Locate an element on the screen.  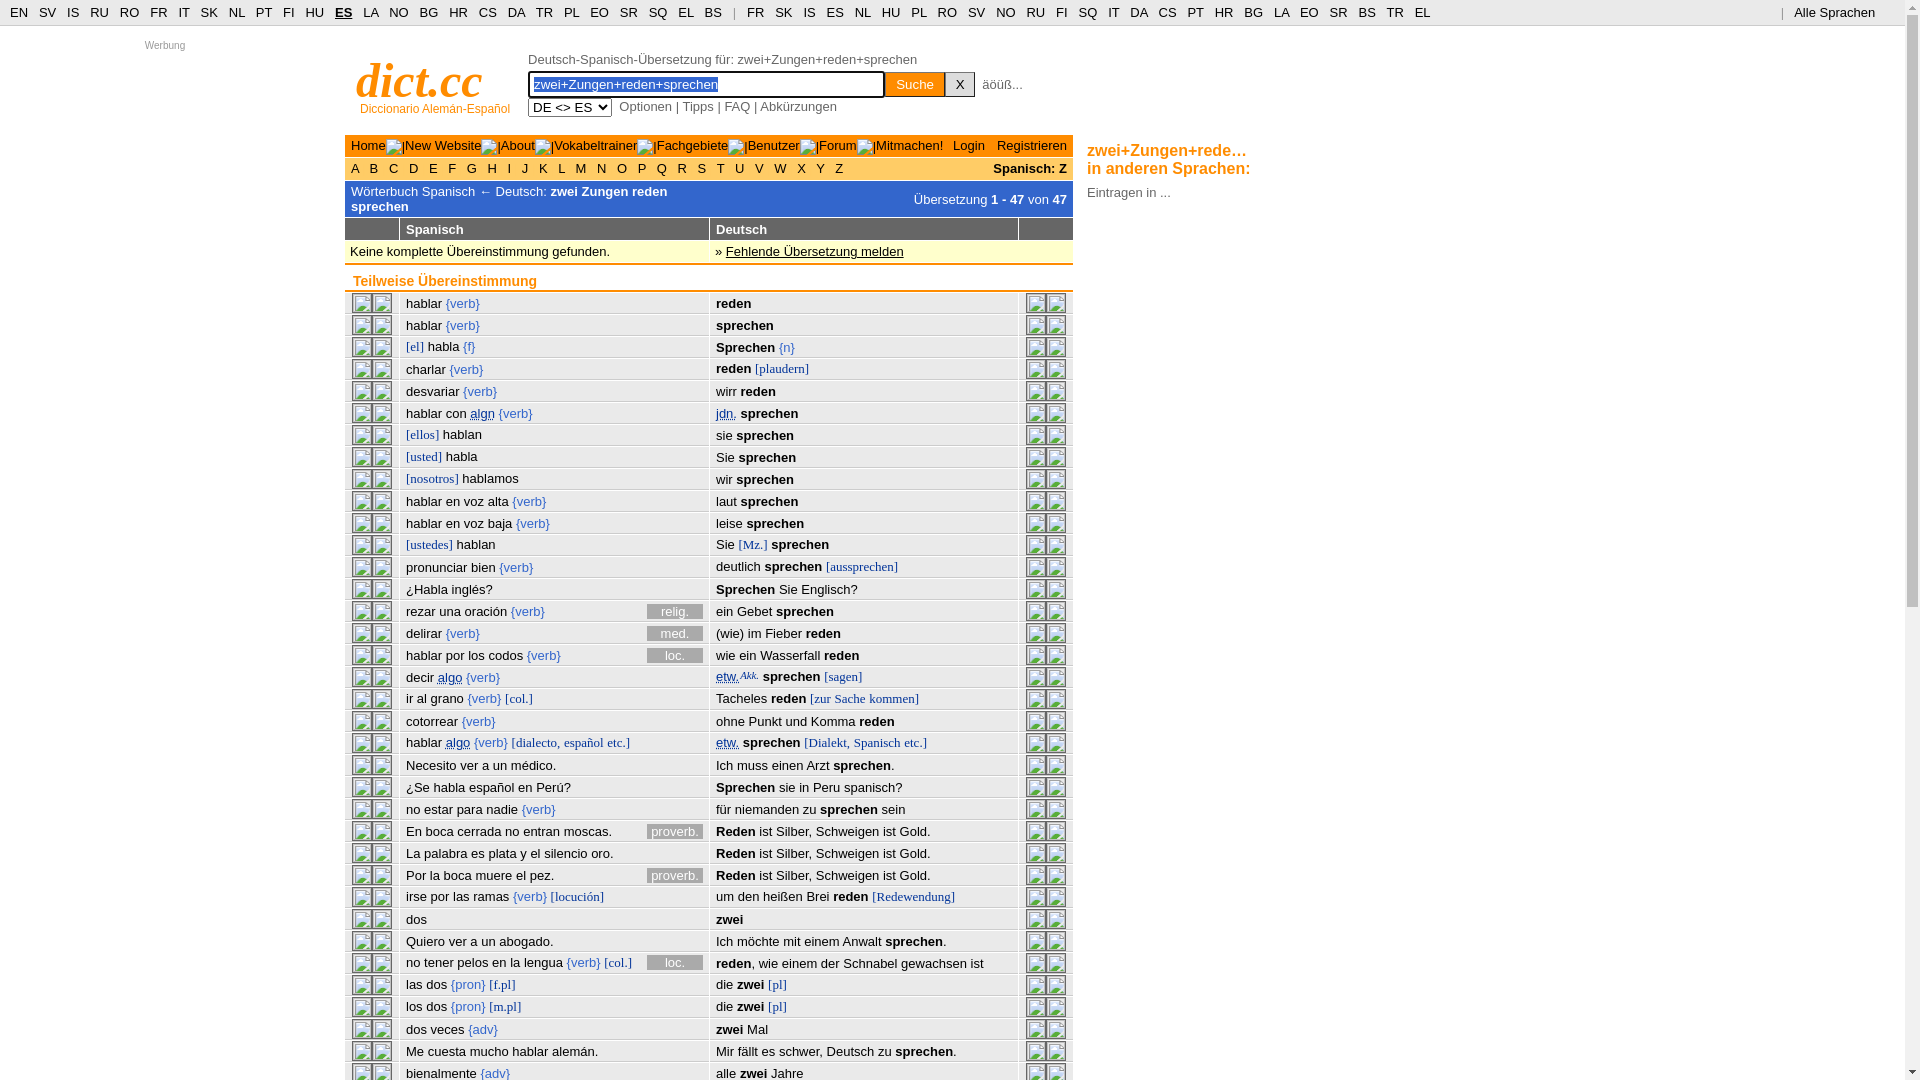
'por' is located at coordinates (439, 895).